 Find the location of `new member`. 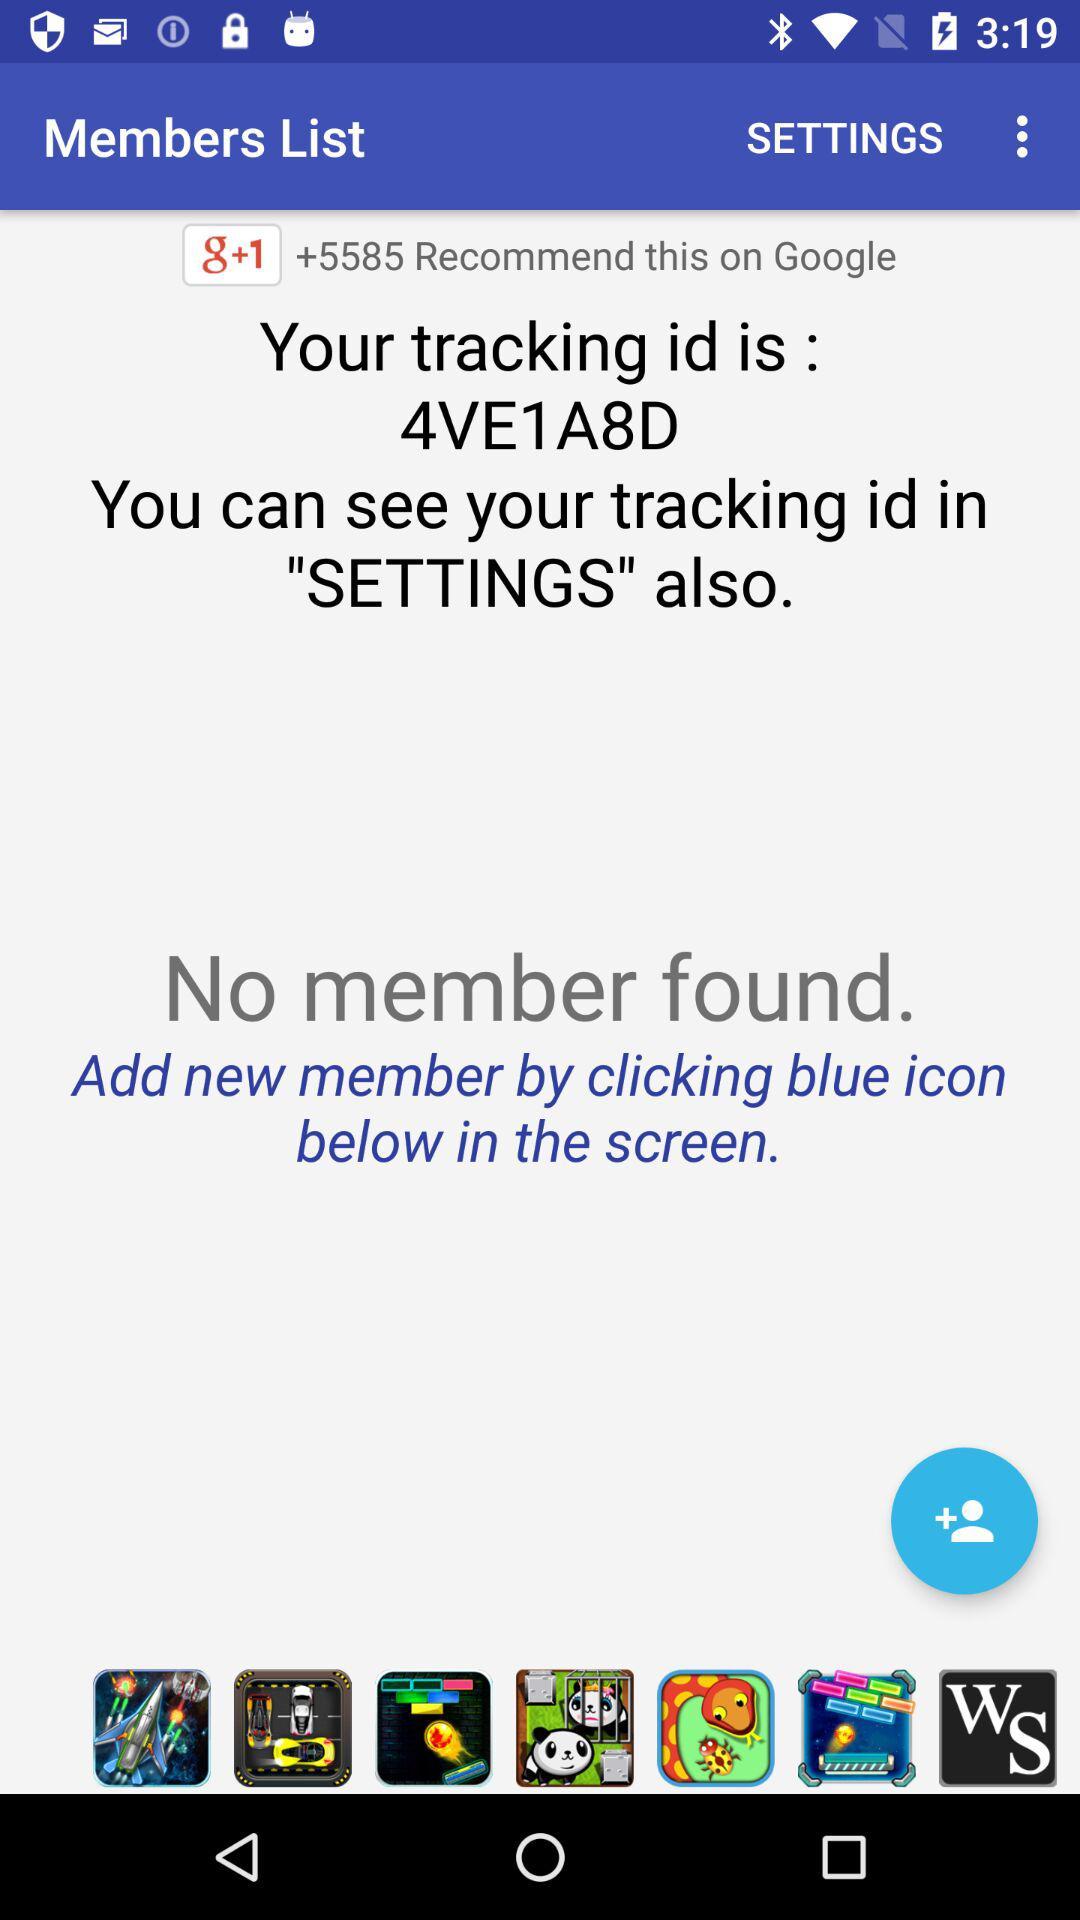

new member is located at coordinates (963, 1520).